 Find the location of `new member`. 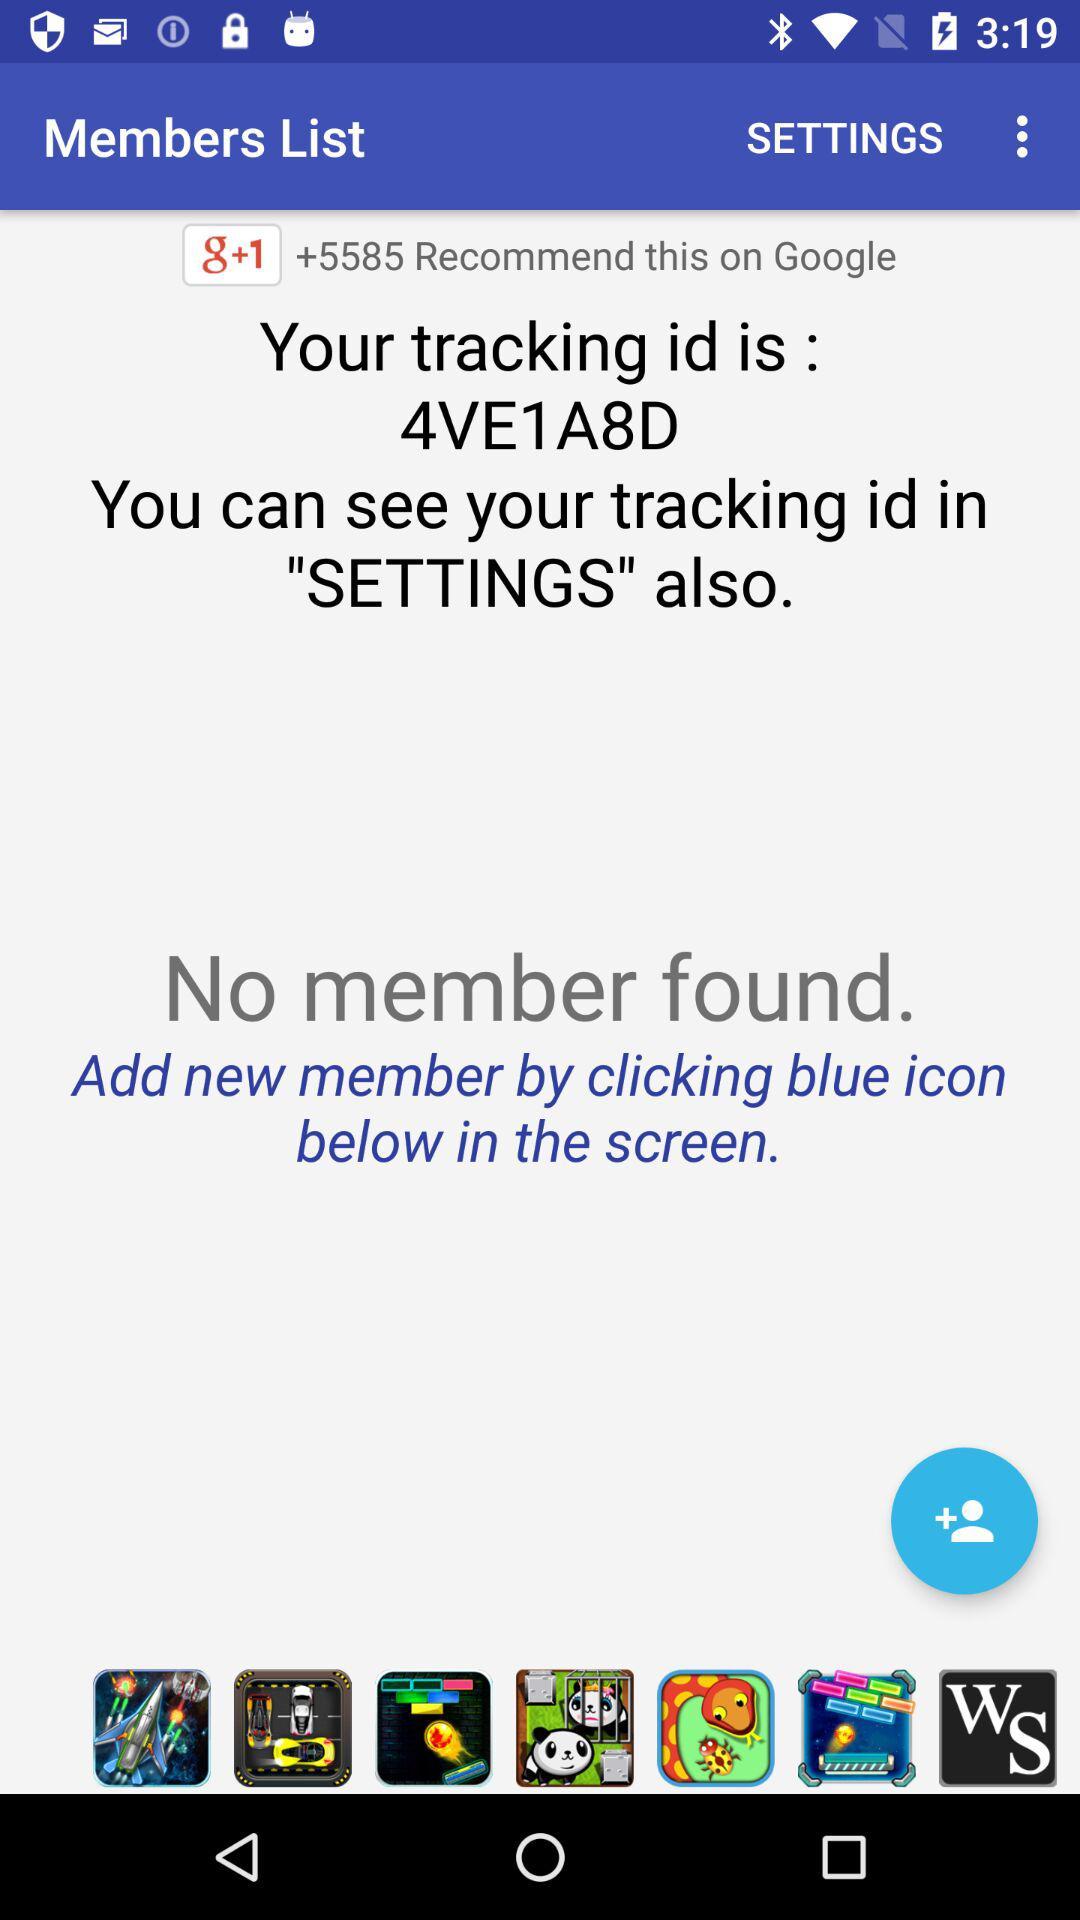

new member is located at coordinates (963, 1520).